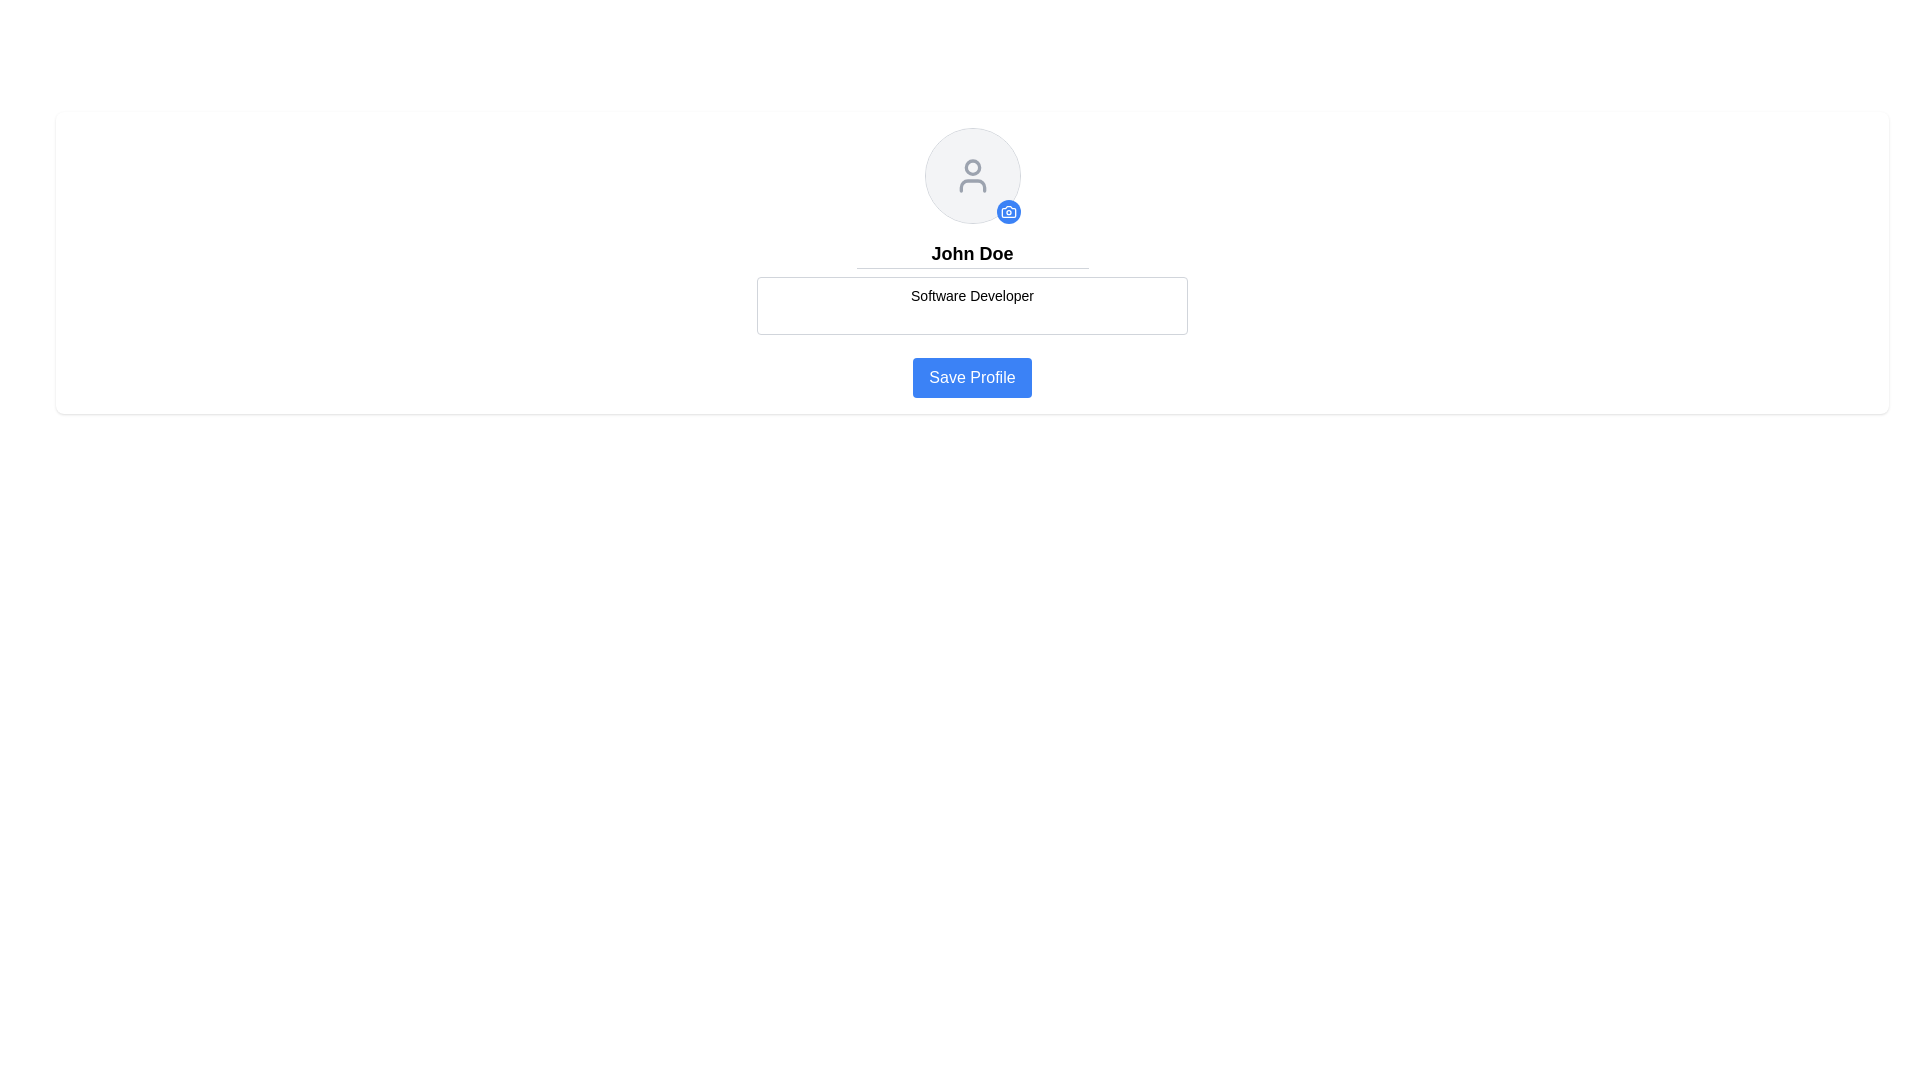 The width and height of the screenshot is (1920, 1080). Describe the element at coordinates (972, 378) in the screenshot. I see `the 'Save Profile' button, which has a blue background and white text, located in the user profile editing panel below the 'Software Developer' input field` at that location.